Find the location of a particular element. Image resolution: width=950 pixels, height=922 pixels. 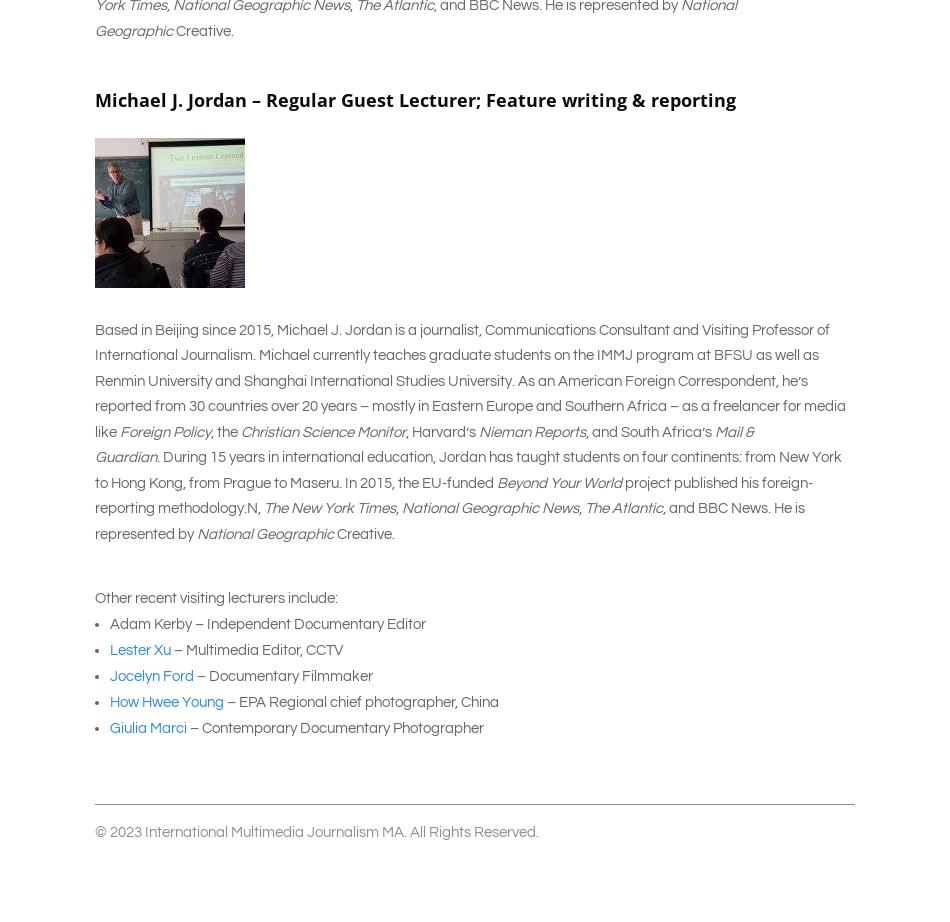

'© 2023 International Multimedia Journalism MA. All Rights Reserved.' is located at coordinates (316, 830).